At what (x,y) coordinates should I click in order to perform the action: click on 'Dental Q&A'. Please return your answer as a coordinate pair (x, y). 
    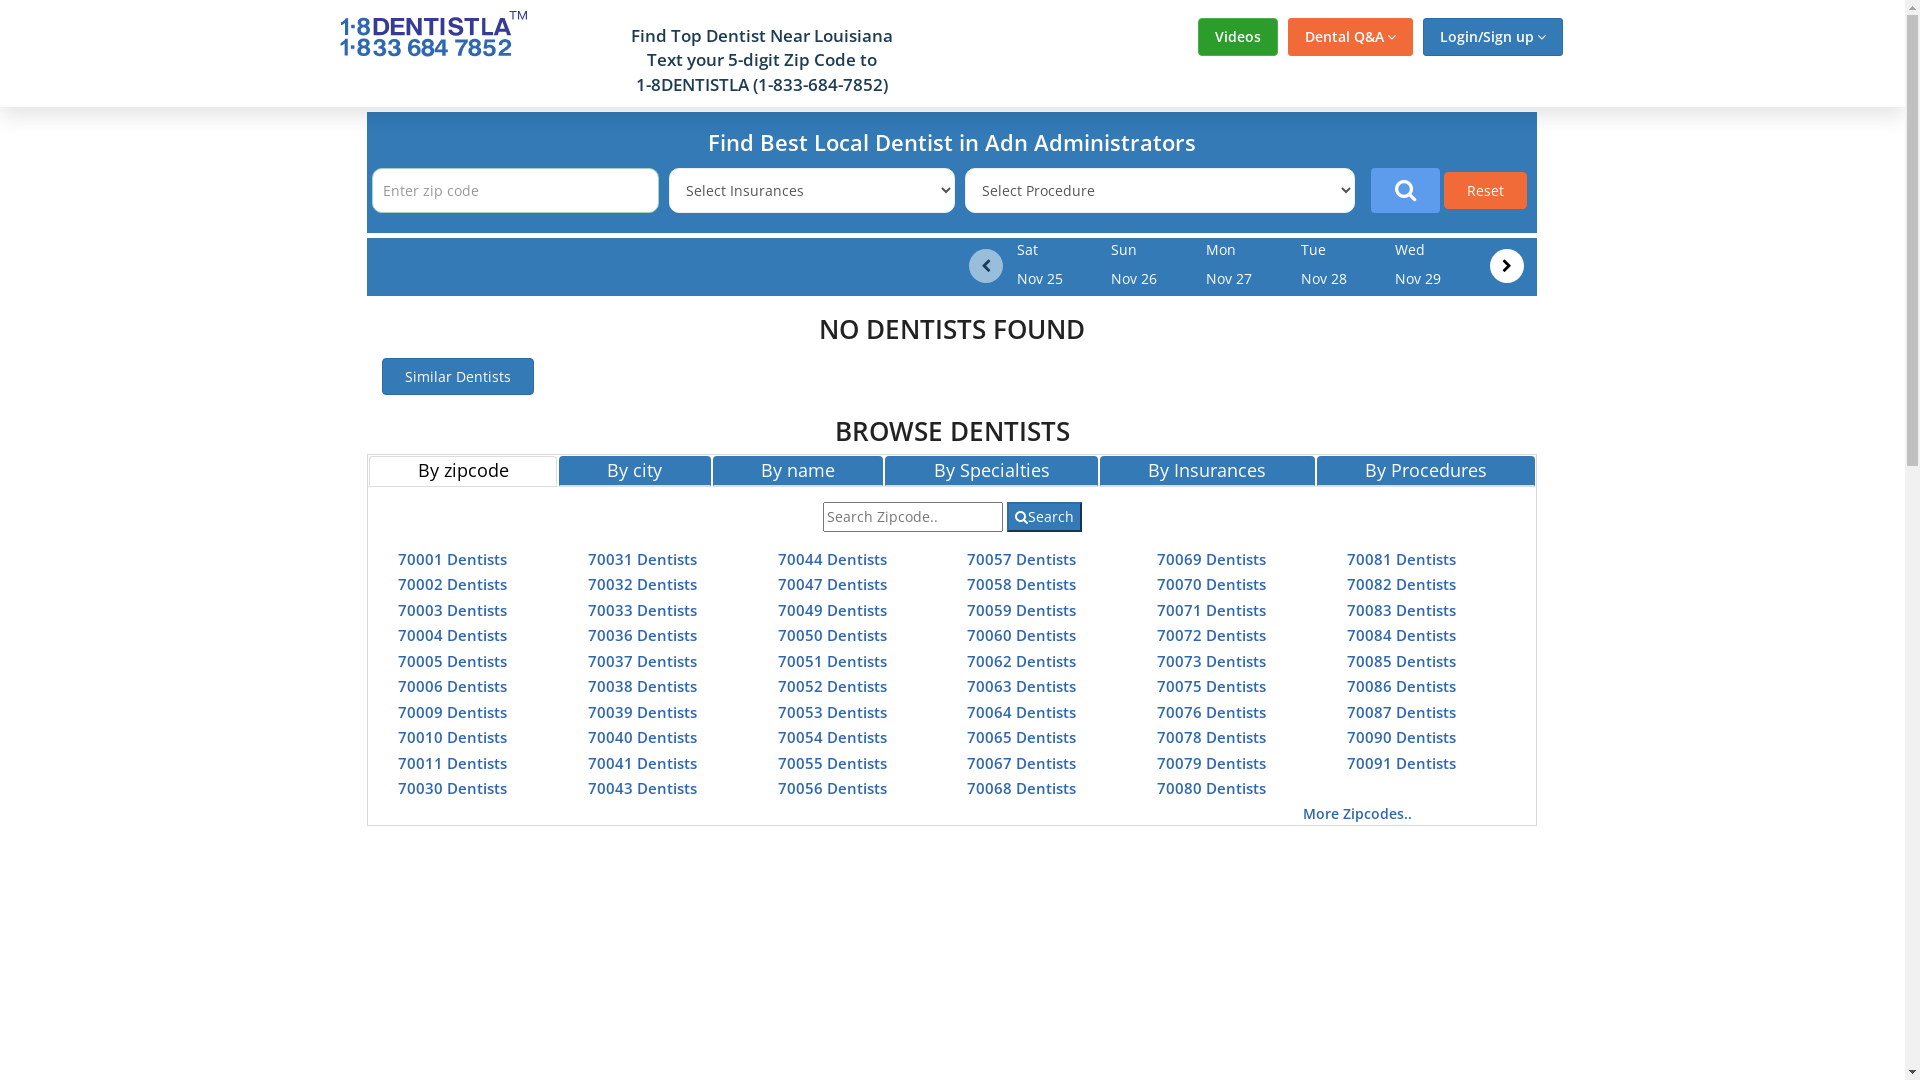
    Looking at the image, I should click on (1350, 37).